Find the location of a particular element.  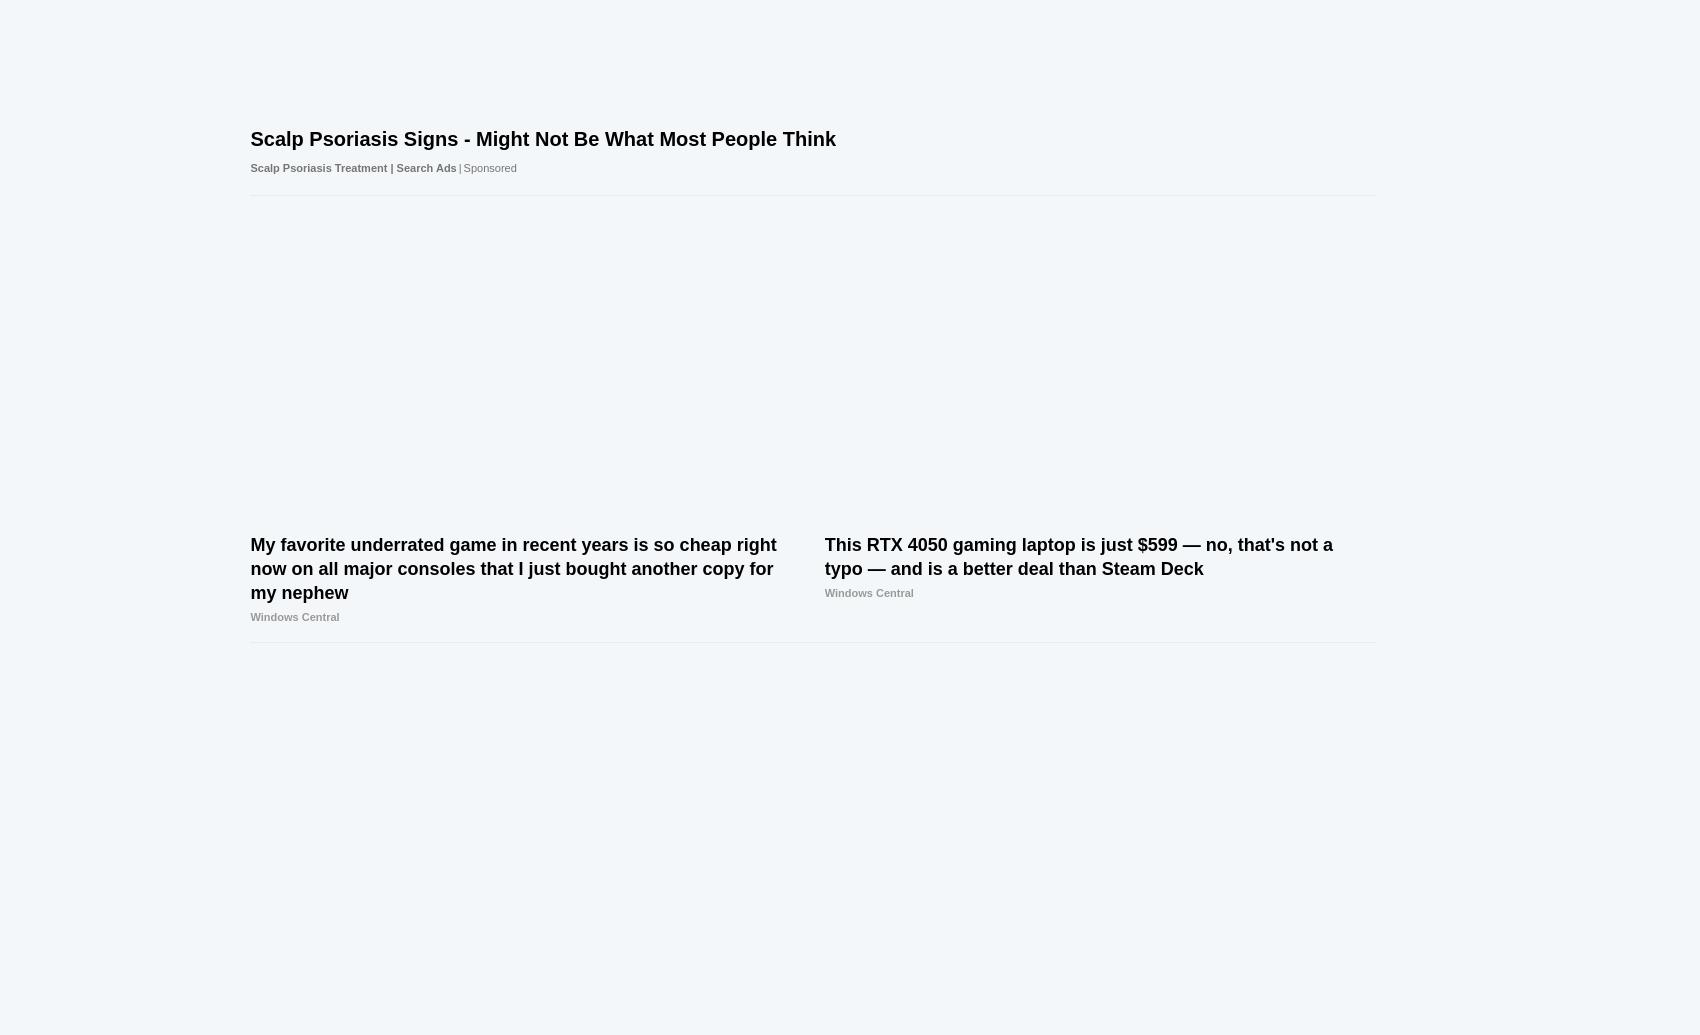

'Windows Central Archives' is located at coordinates (459, 767).